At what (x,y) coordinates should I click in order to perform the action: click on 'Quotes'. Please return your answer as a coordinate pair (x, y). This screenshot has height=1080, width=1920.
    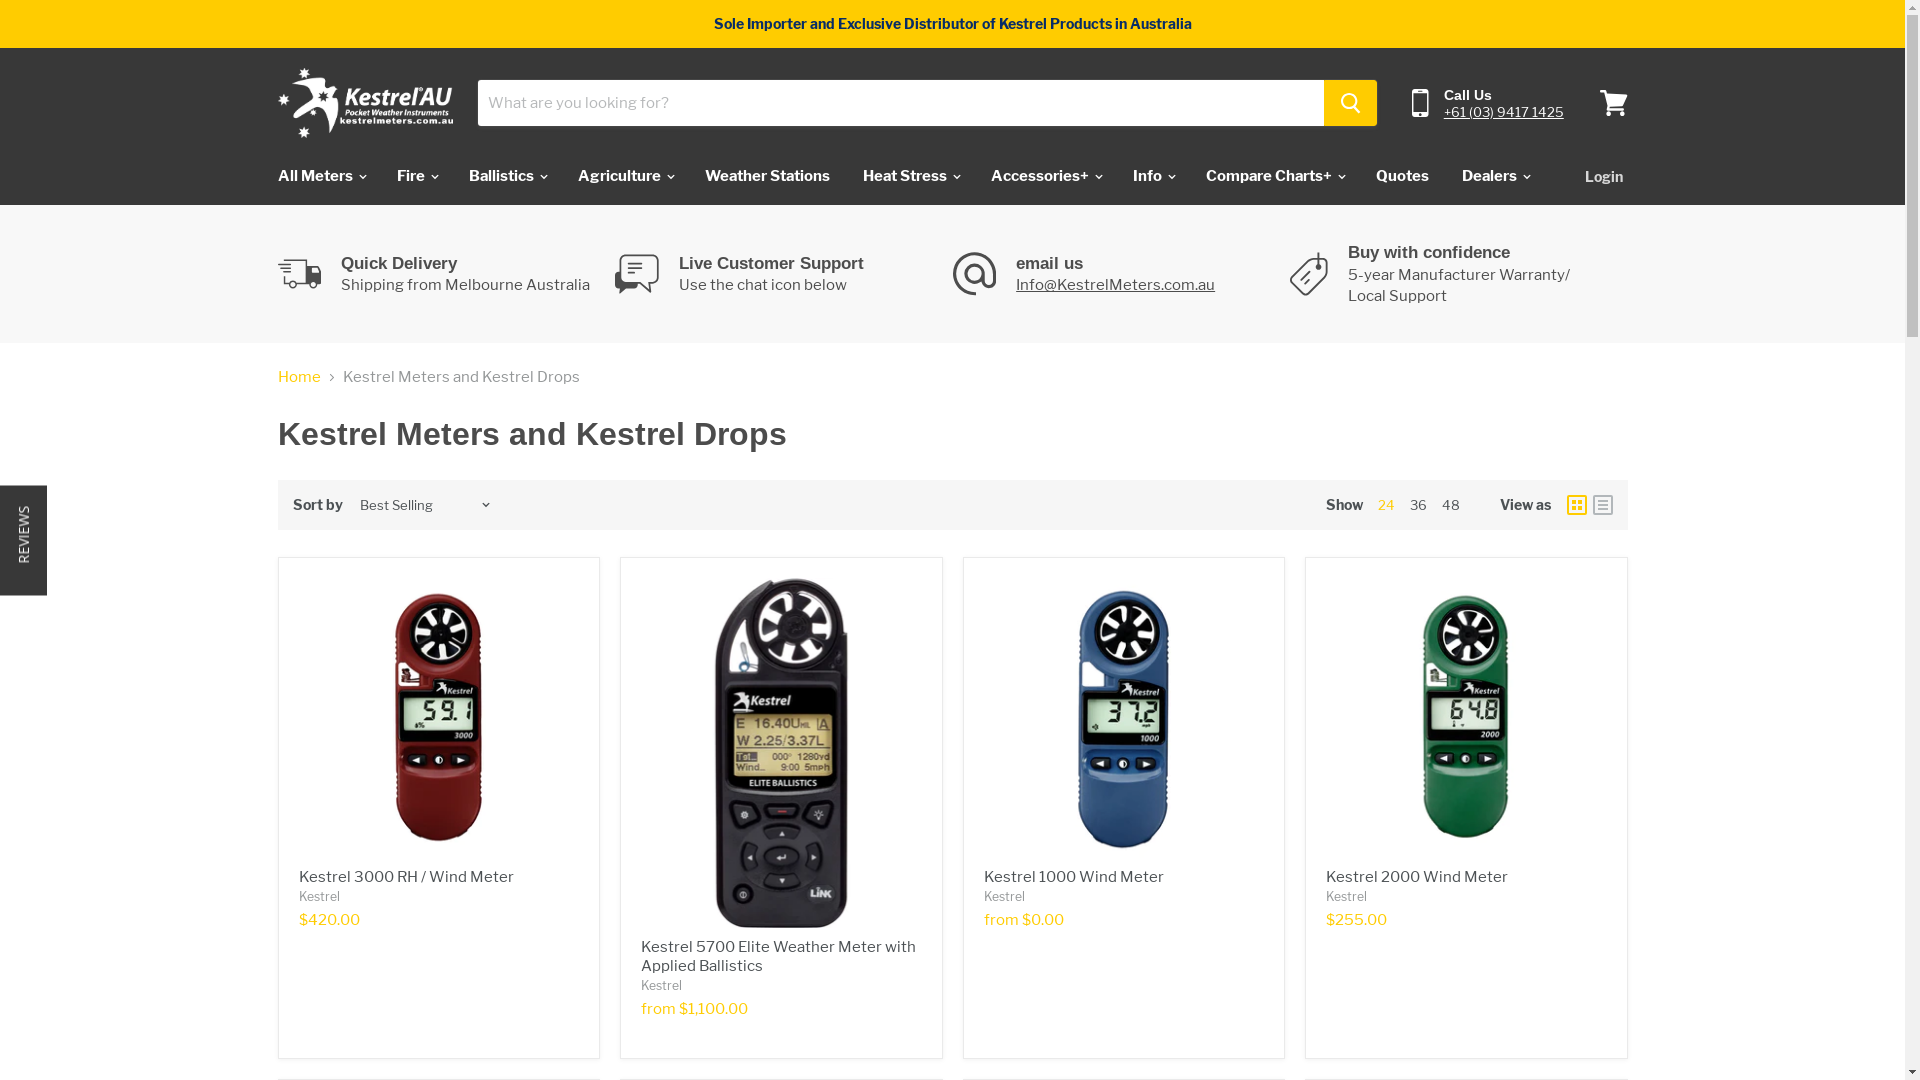
    Looking at the image, I should click on (1400, 175).